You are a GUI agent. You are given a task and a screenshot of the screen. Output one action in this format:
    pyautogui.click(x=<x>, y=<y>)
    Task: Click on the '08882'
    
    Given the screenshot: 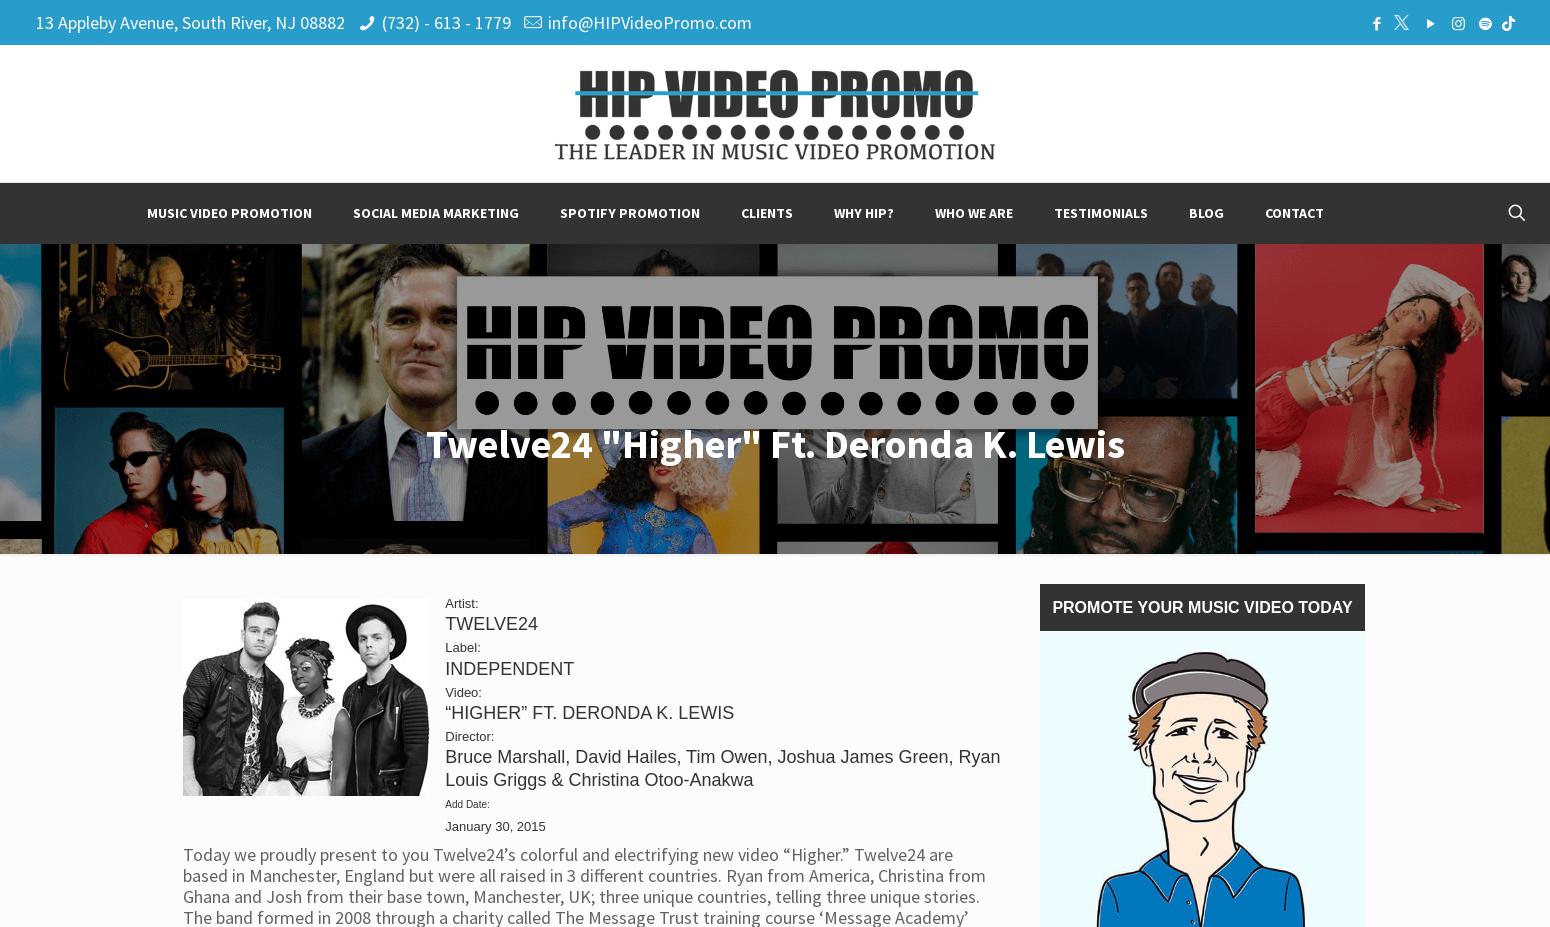 What is the action you would take?
    pyautogui.click(x=298, y=21)
    